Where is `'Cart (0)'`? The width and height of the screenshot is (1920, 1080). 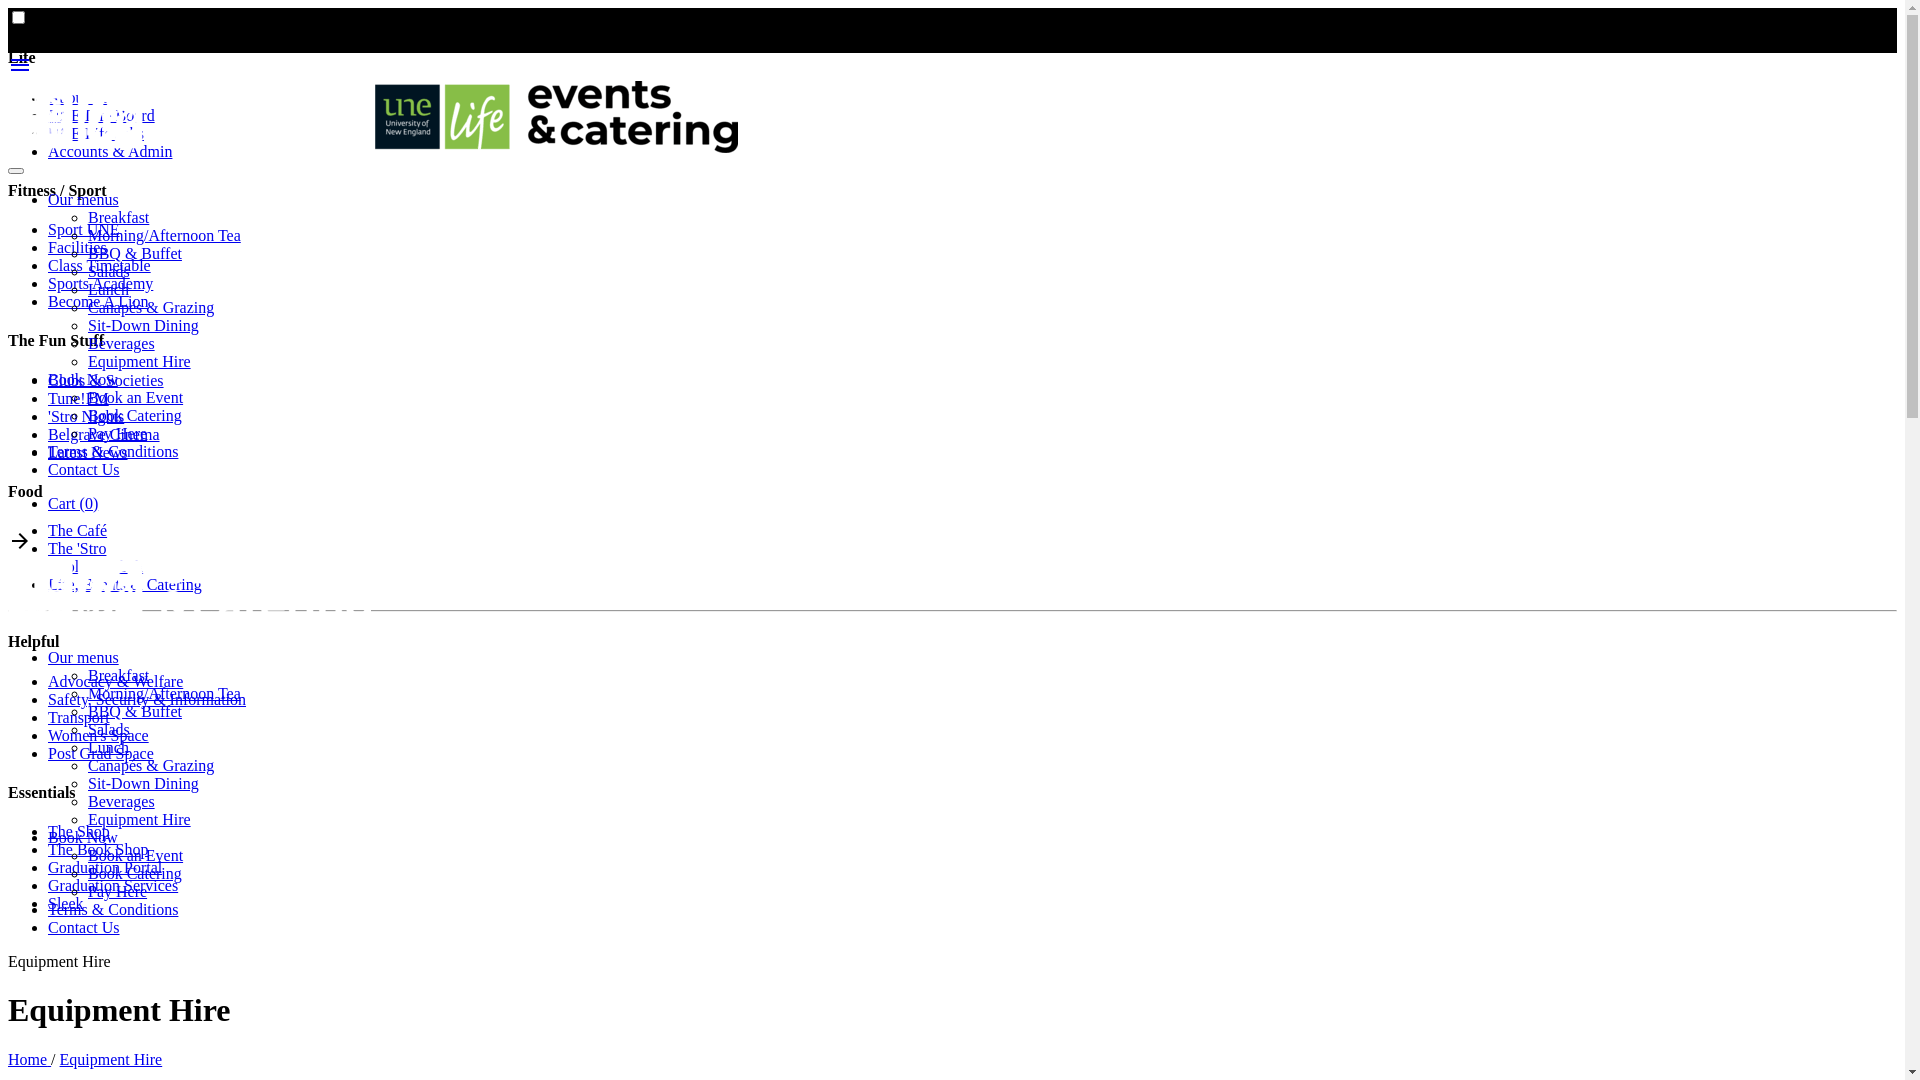 'Cart (0)' is located at coordinates (72, 502).